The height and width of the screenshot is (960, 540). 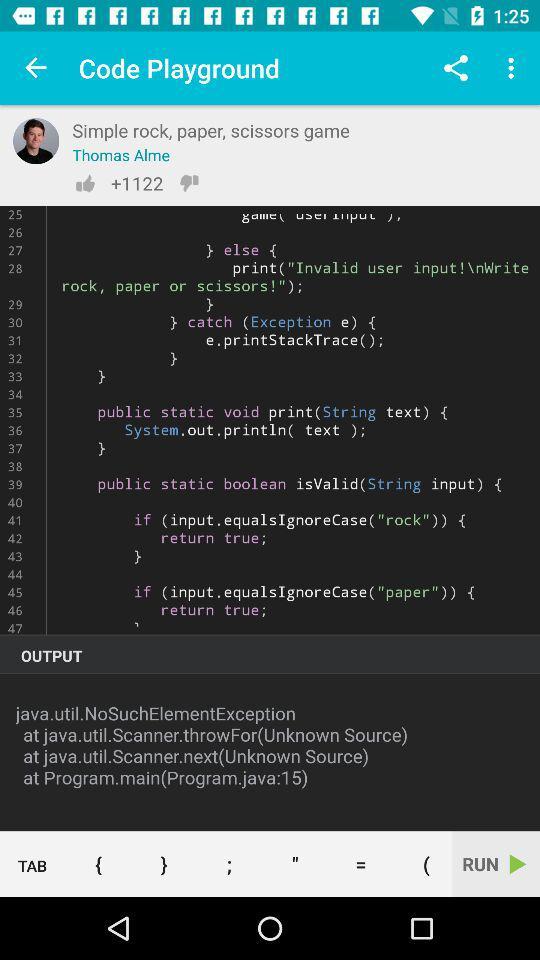 What do you see at coordinates (189, 183) in the screenshot?
I see `dislike` at bounding box center [189, 183].